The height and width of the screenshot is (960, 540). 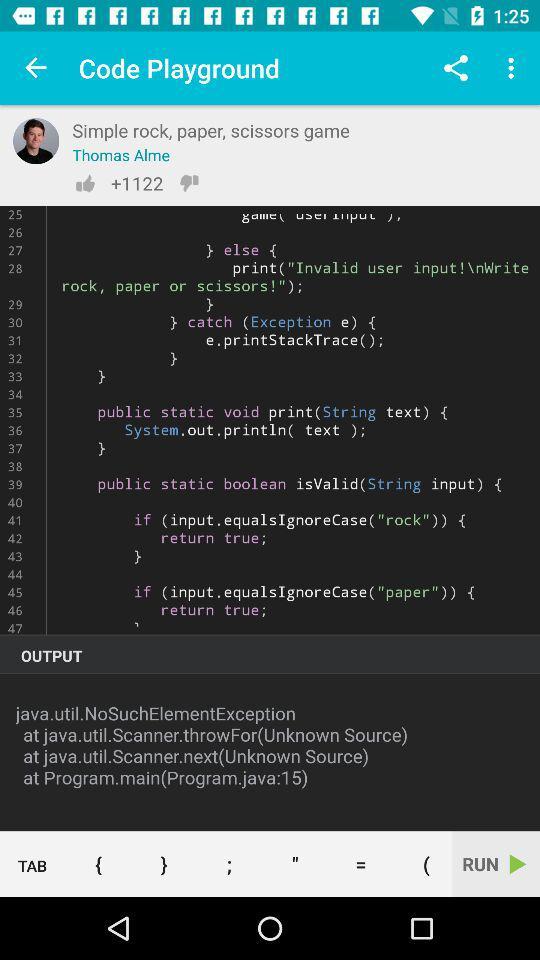 What do you see at coordinates (189, 183) in the screenshot?
I see `dislike` at bounding box center [189, 183].